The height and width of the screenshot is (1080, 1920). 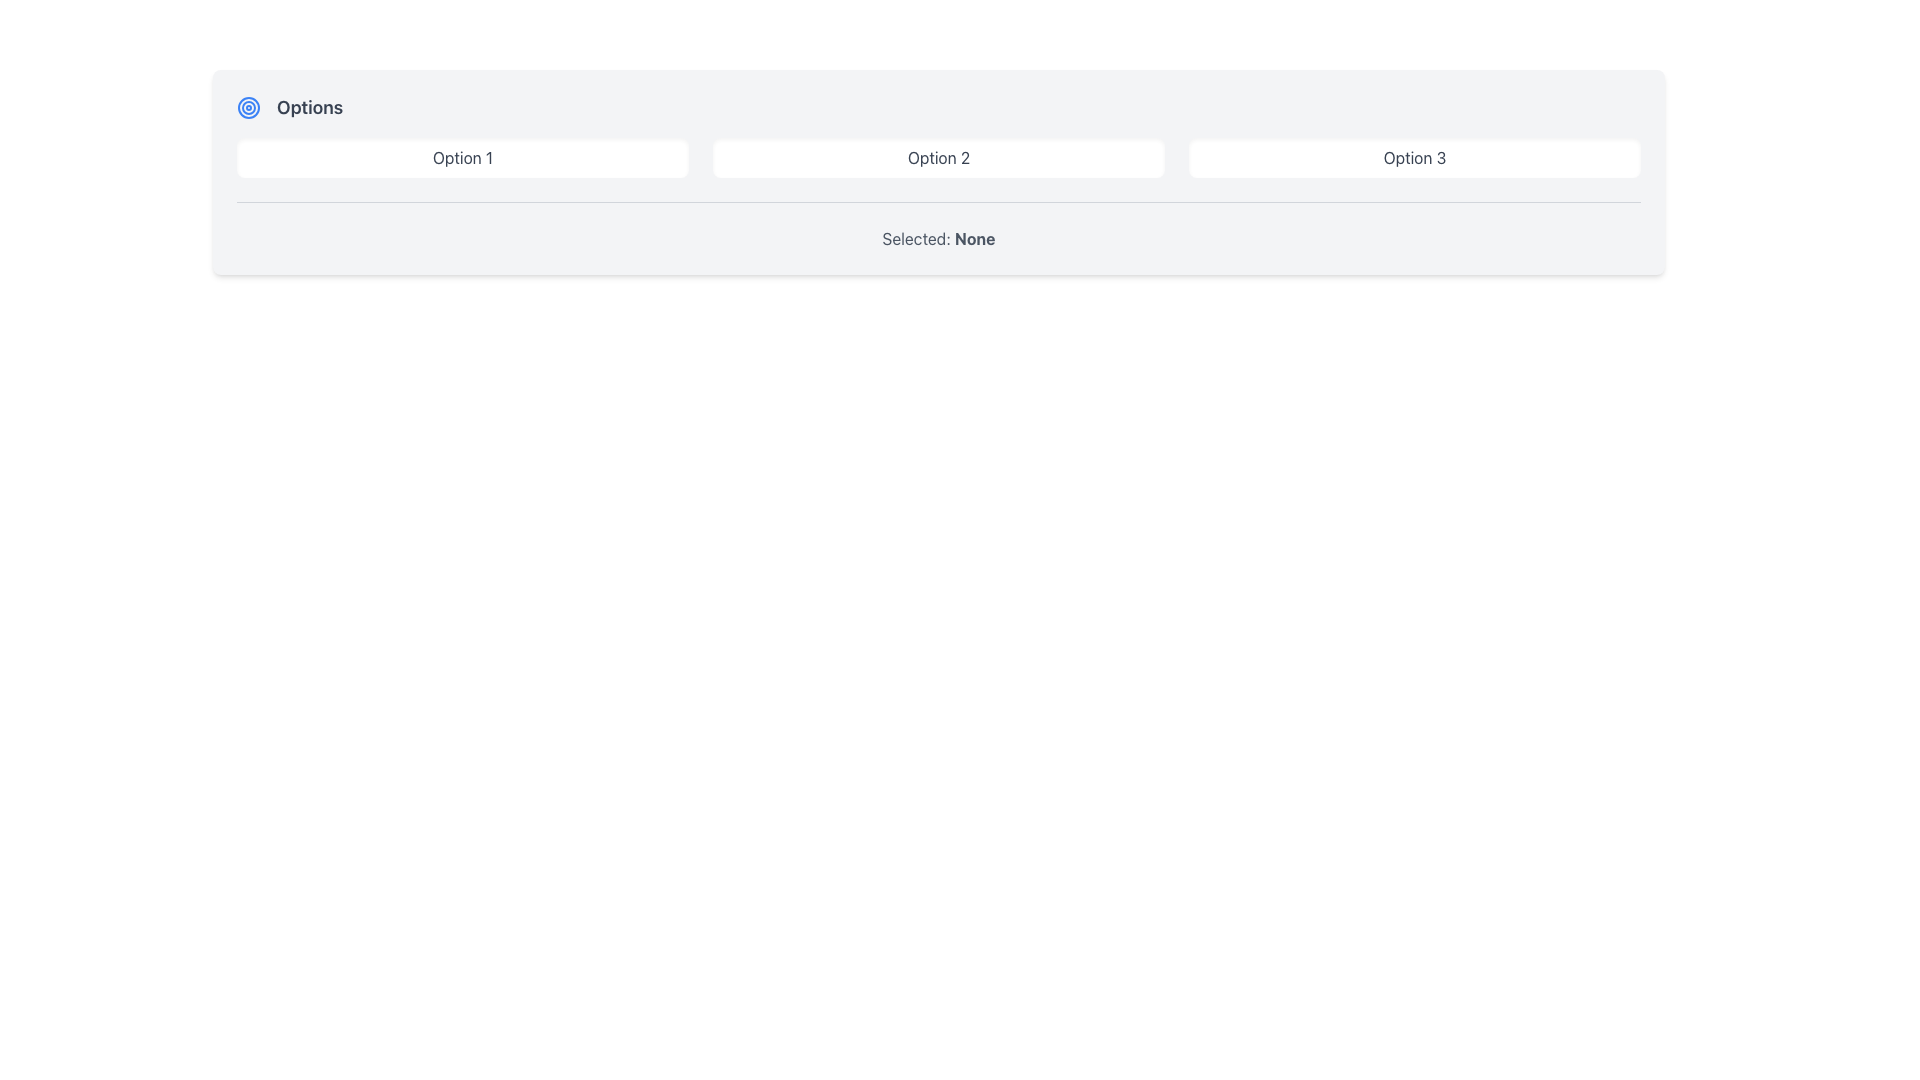 What do you see at coordinates (309, 108) in the screenshot?
I see `the 'Options' text label, which is a gray, bold label located near the top-left of the interface, to the right of a circular blue target icon` at bounding box center [309, 108].